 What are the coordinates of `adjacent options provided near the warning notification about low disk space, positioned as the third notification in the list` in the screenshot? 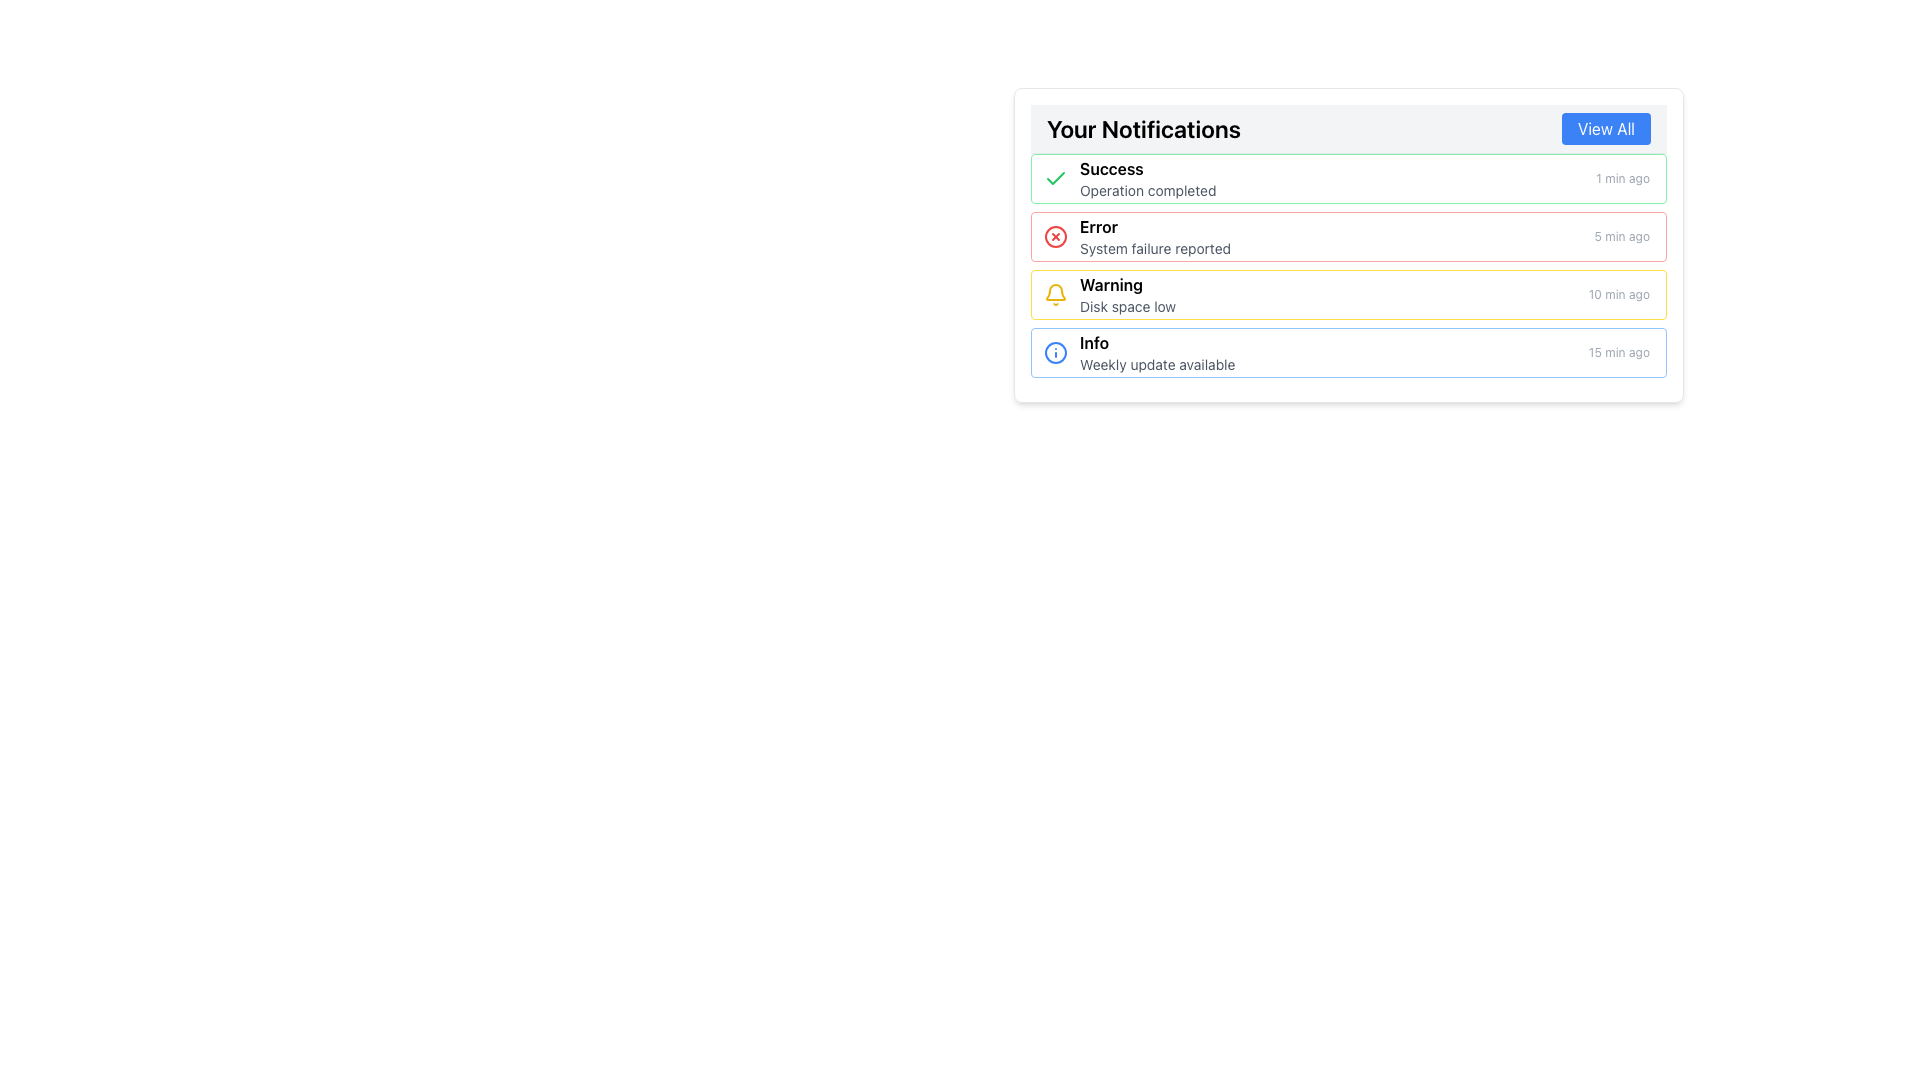 It's located at (1326, 294).